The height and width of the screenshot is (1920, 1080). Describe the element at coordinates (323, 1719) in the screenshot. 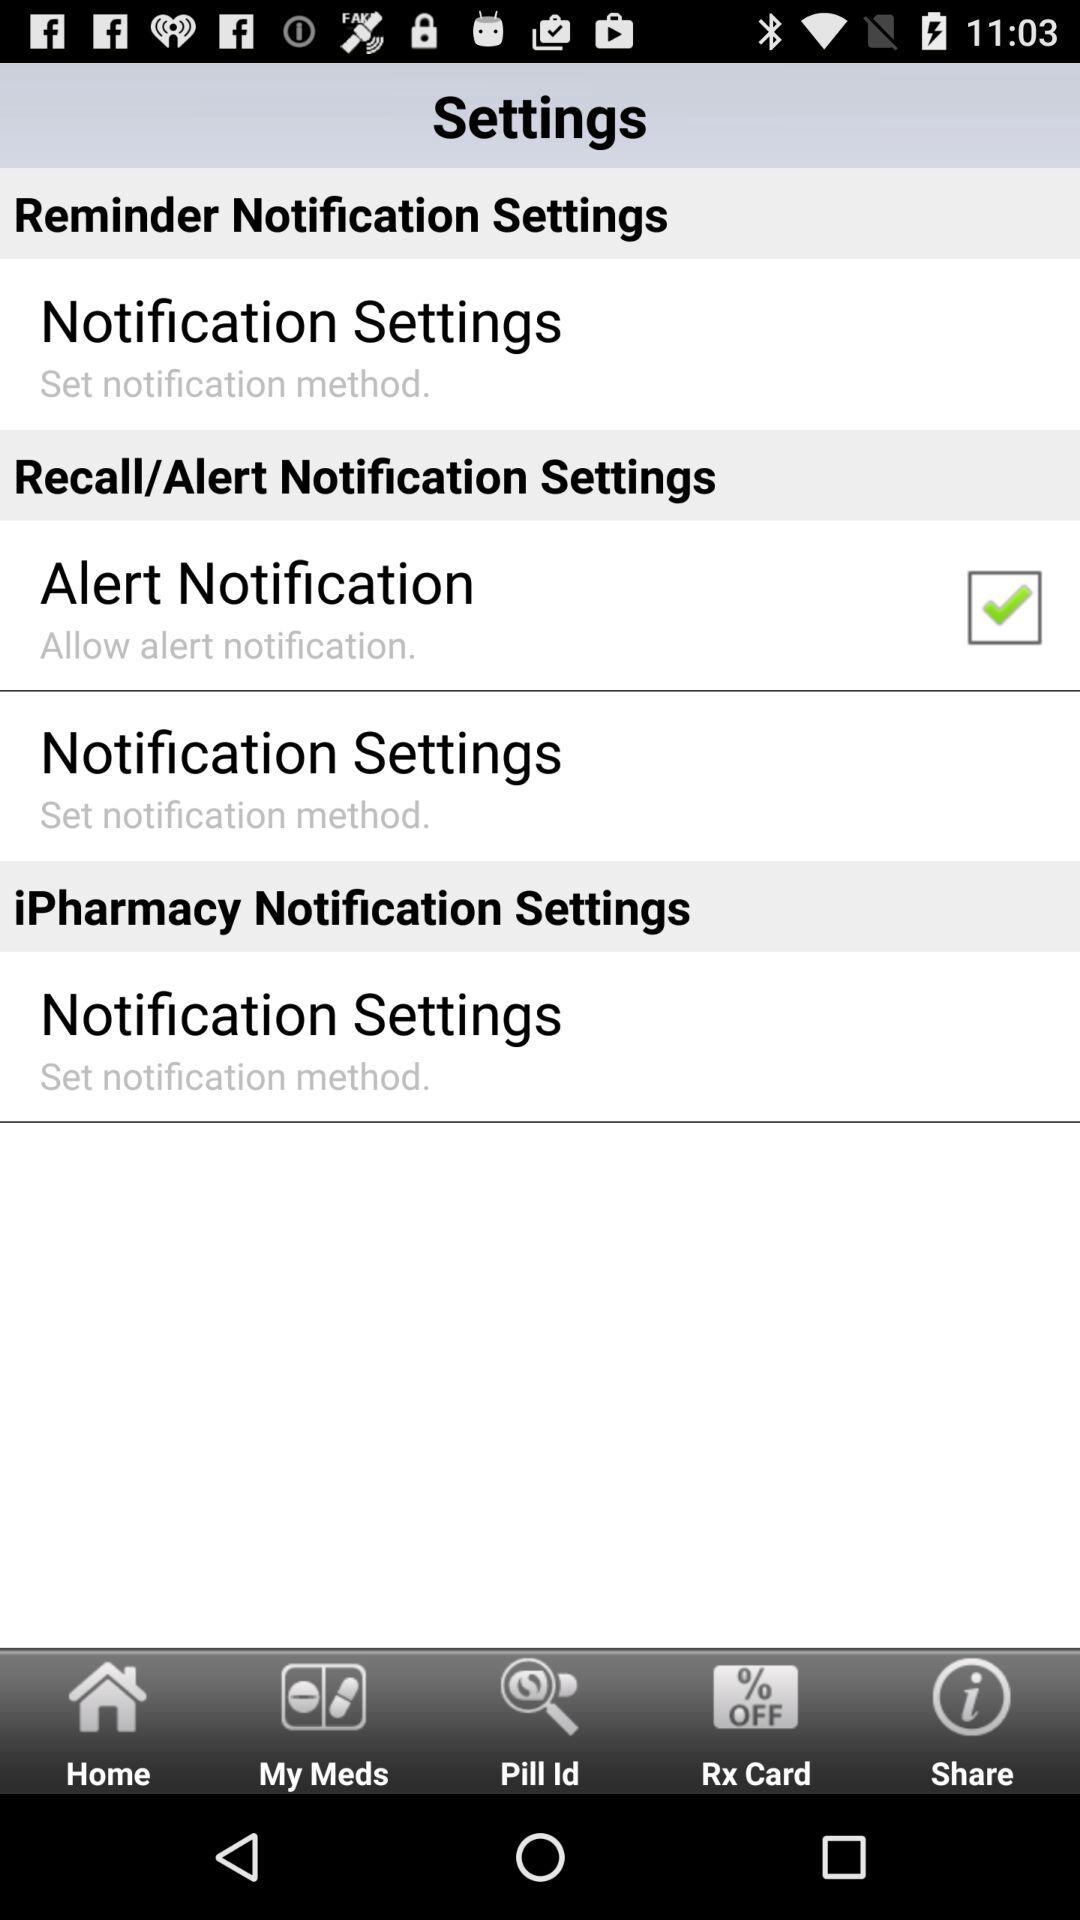

I see `the radio button next to pill id icon` at that location.